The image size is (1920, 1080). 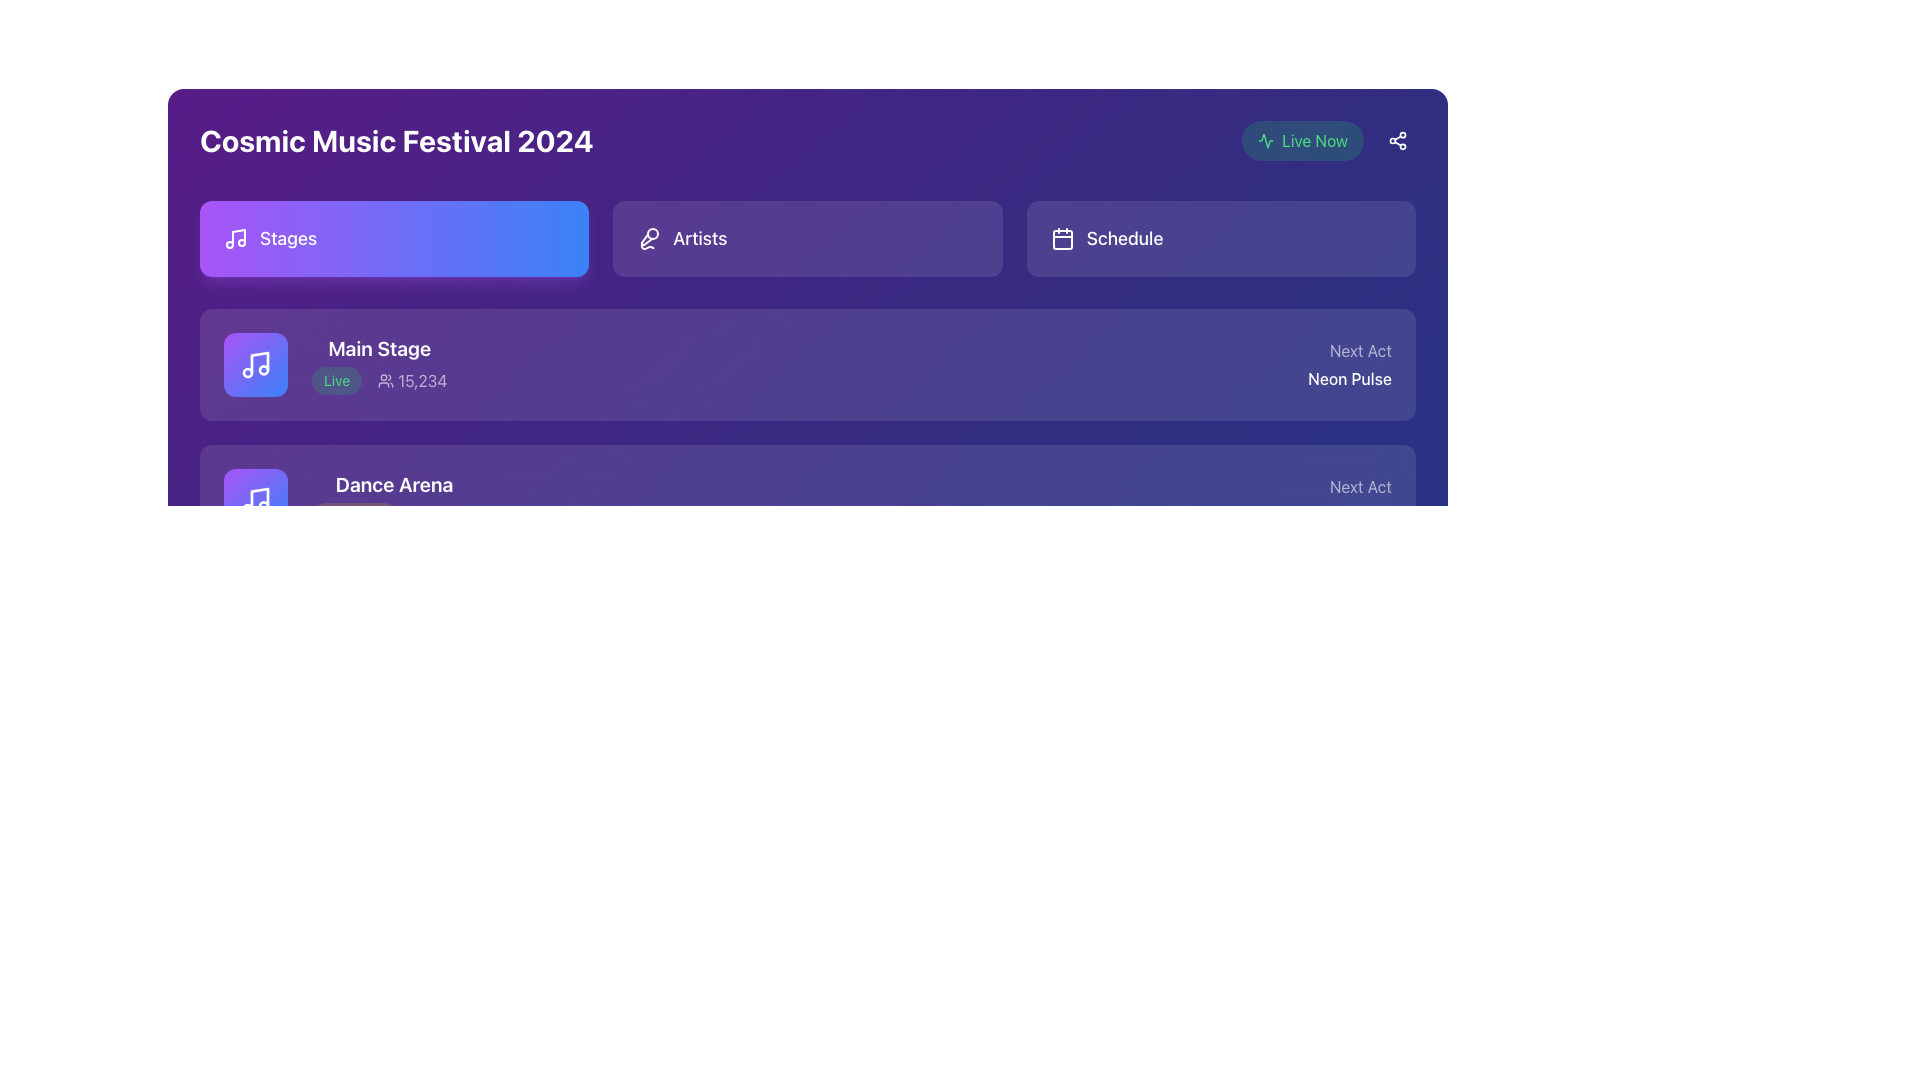 What do you see at coordinates (335, 365) in the screenshot?
I see `the Information badge or status indicator displaying 'Live' and audience count, located to the right of the 'Main Stage' title within the Main Stage panel` at bounding box center [335, 365].